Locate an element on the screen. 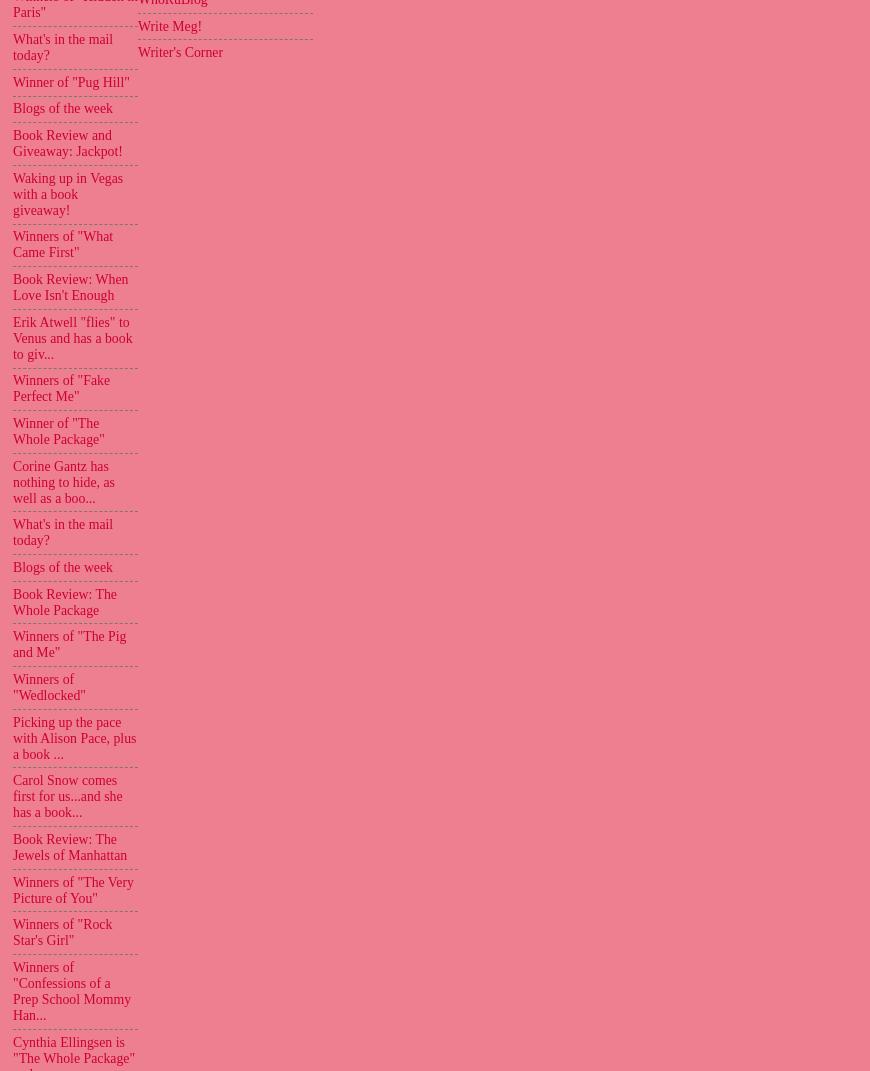  'Winner of "Pug Hill"' is located at coordinates (69, 81).